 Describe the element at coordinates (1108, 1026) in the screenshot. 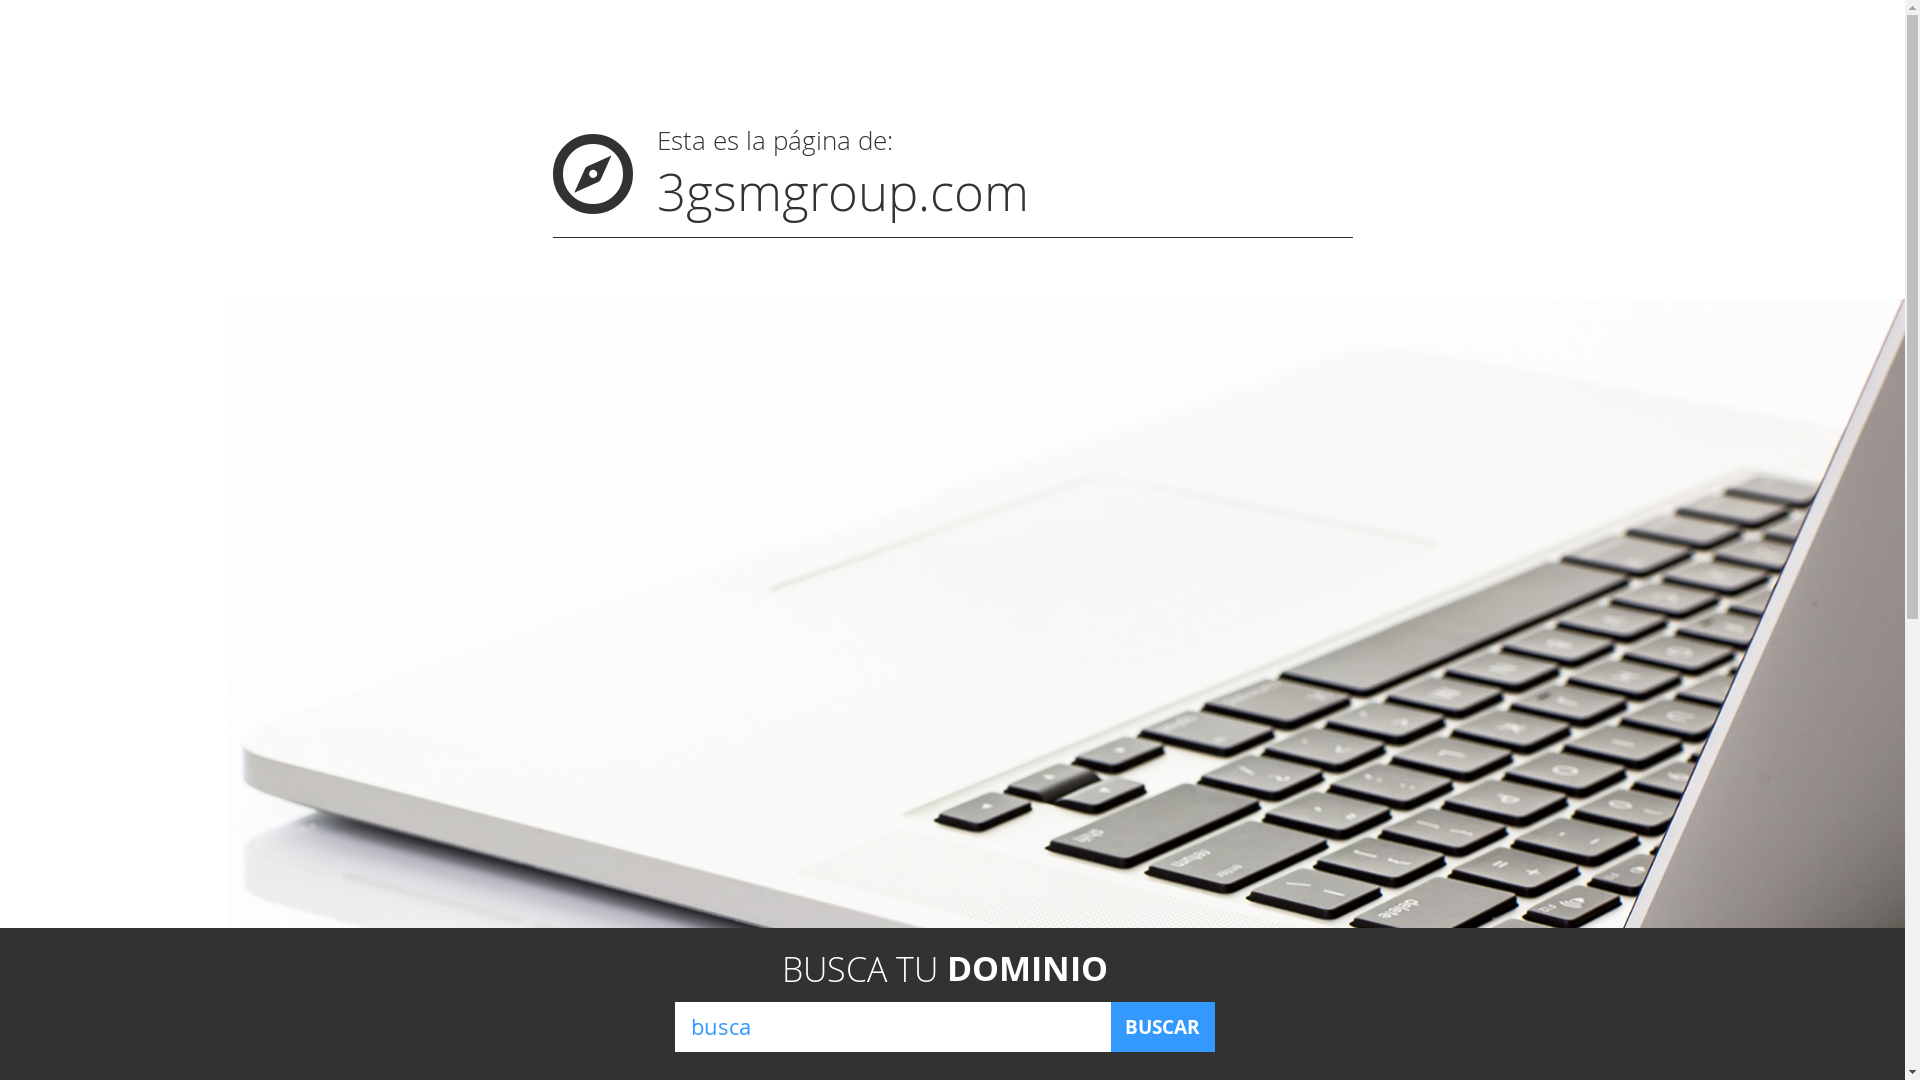

I see `'BUSCAR'` at that location.